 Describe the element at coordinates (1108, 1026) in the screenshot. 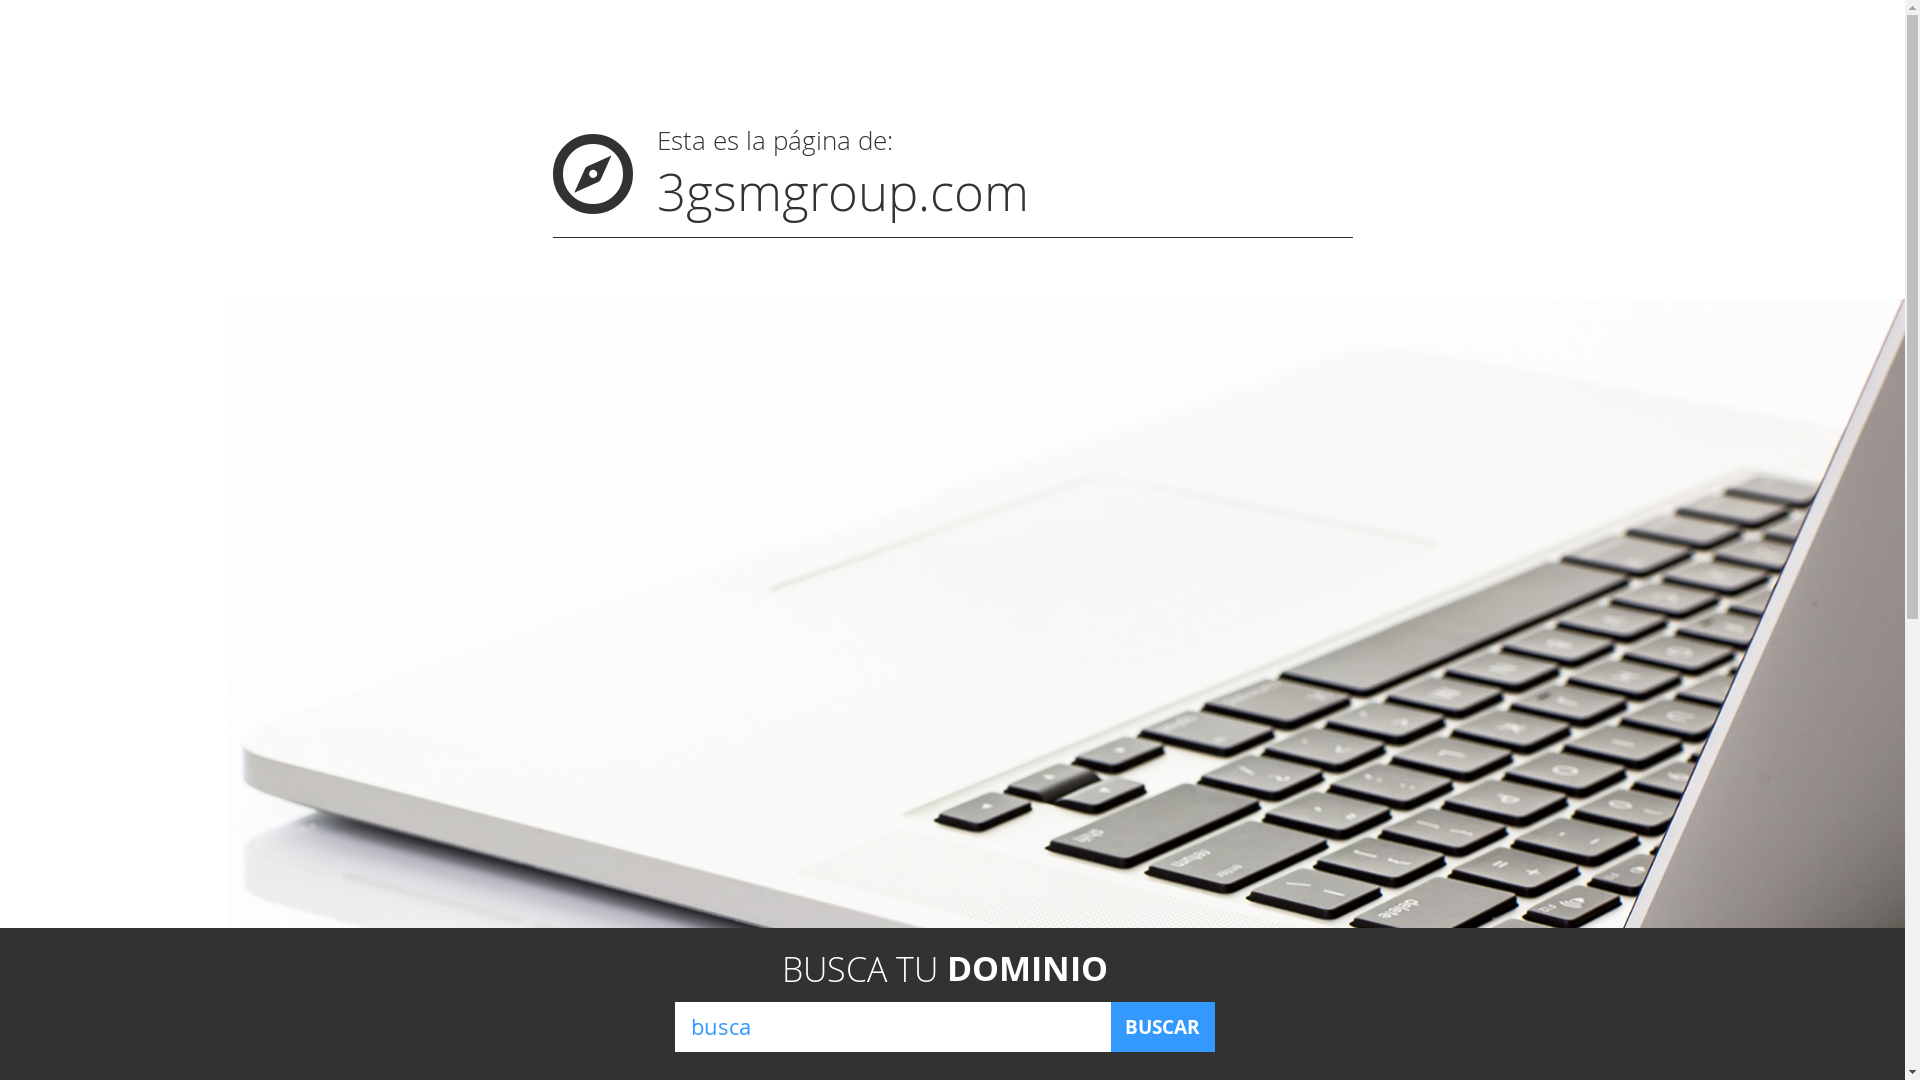

I see `'BUSCAR'` at that location.